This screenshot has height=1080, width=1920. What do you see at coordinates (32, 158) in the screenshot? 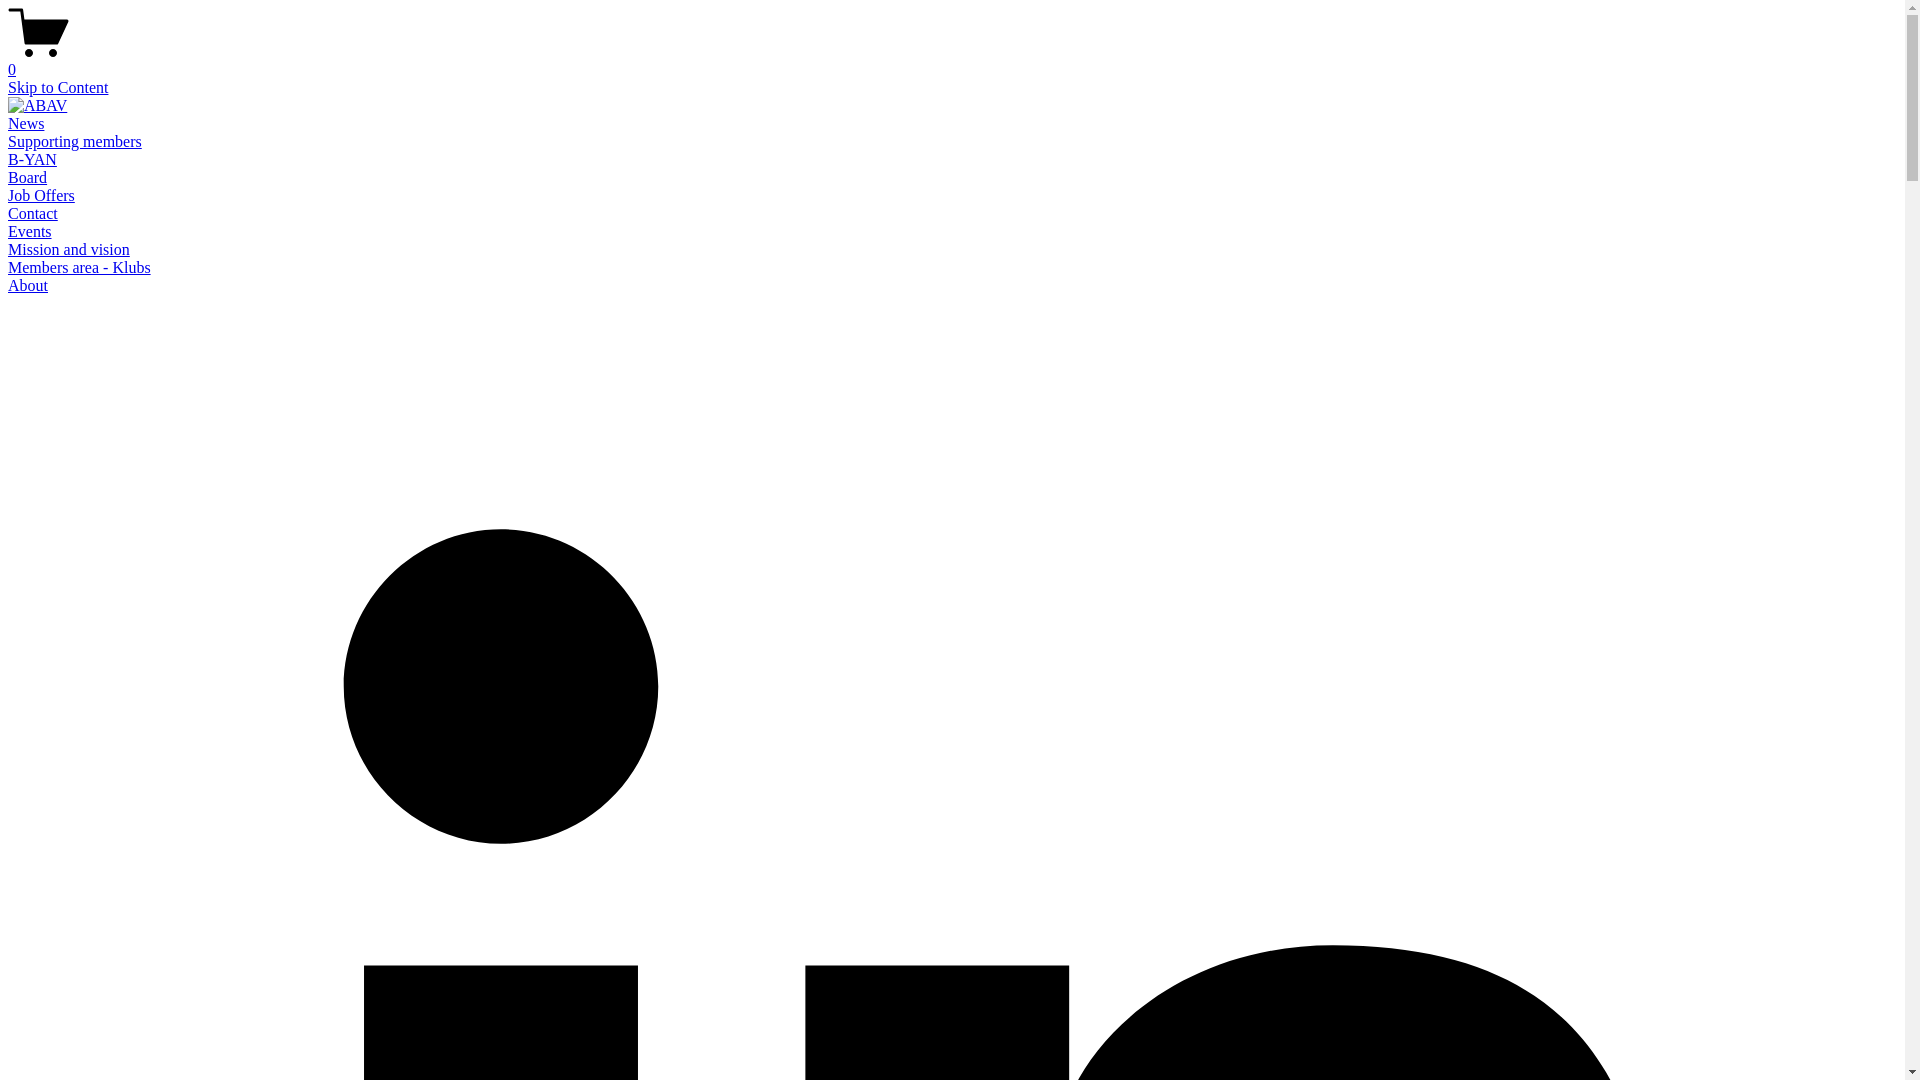
I see `'B-YAN'` at bounding box center [32, 158].